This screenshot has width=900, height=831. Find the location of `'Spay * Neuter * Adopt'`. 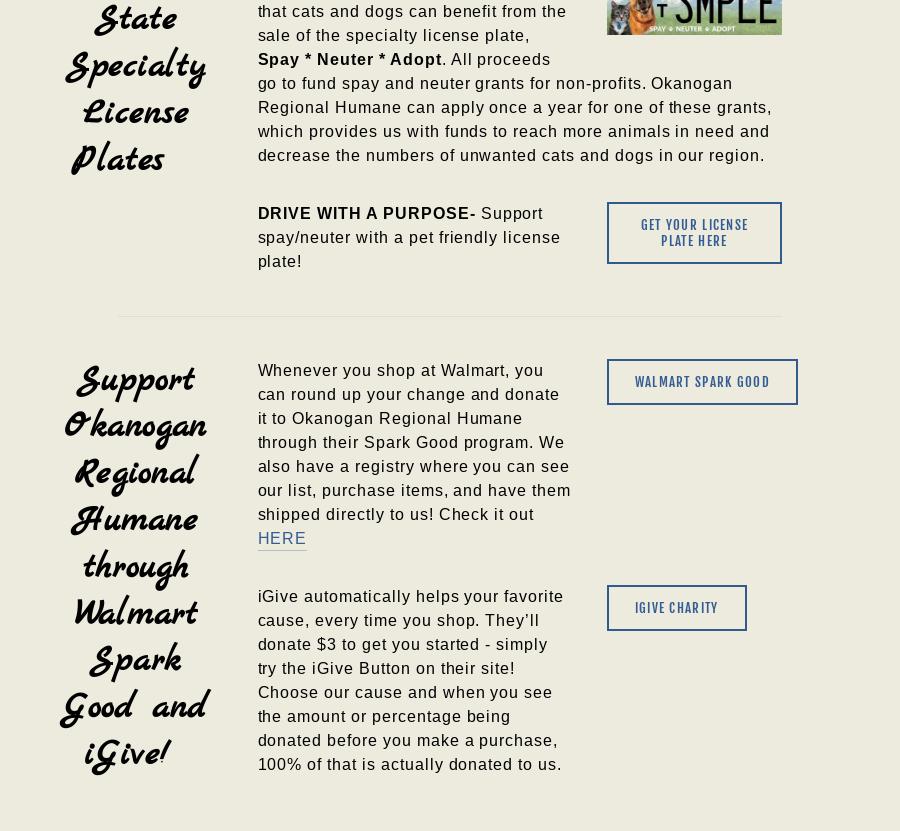

'Spay * Neuter * Adopt' is located at coordinates (349, 57).